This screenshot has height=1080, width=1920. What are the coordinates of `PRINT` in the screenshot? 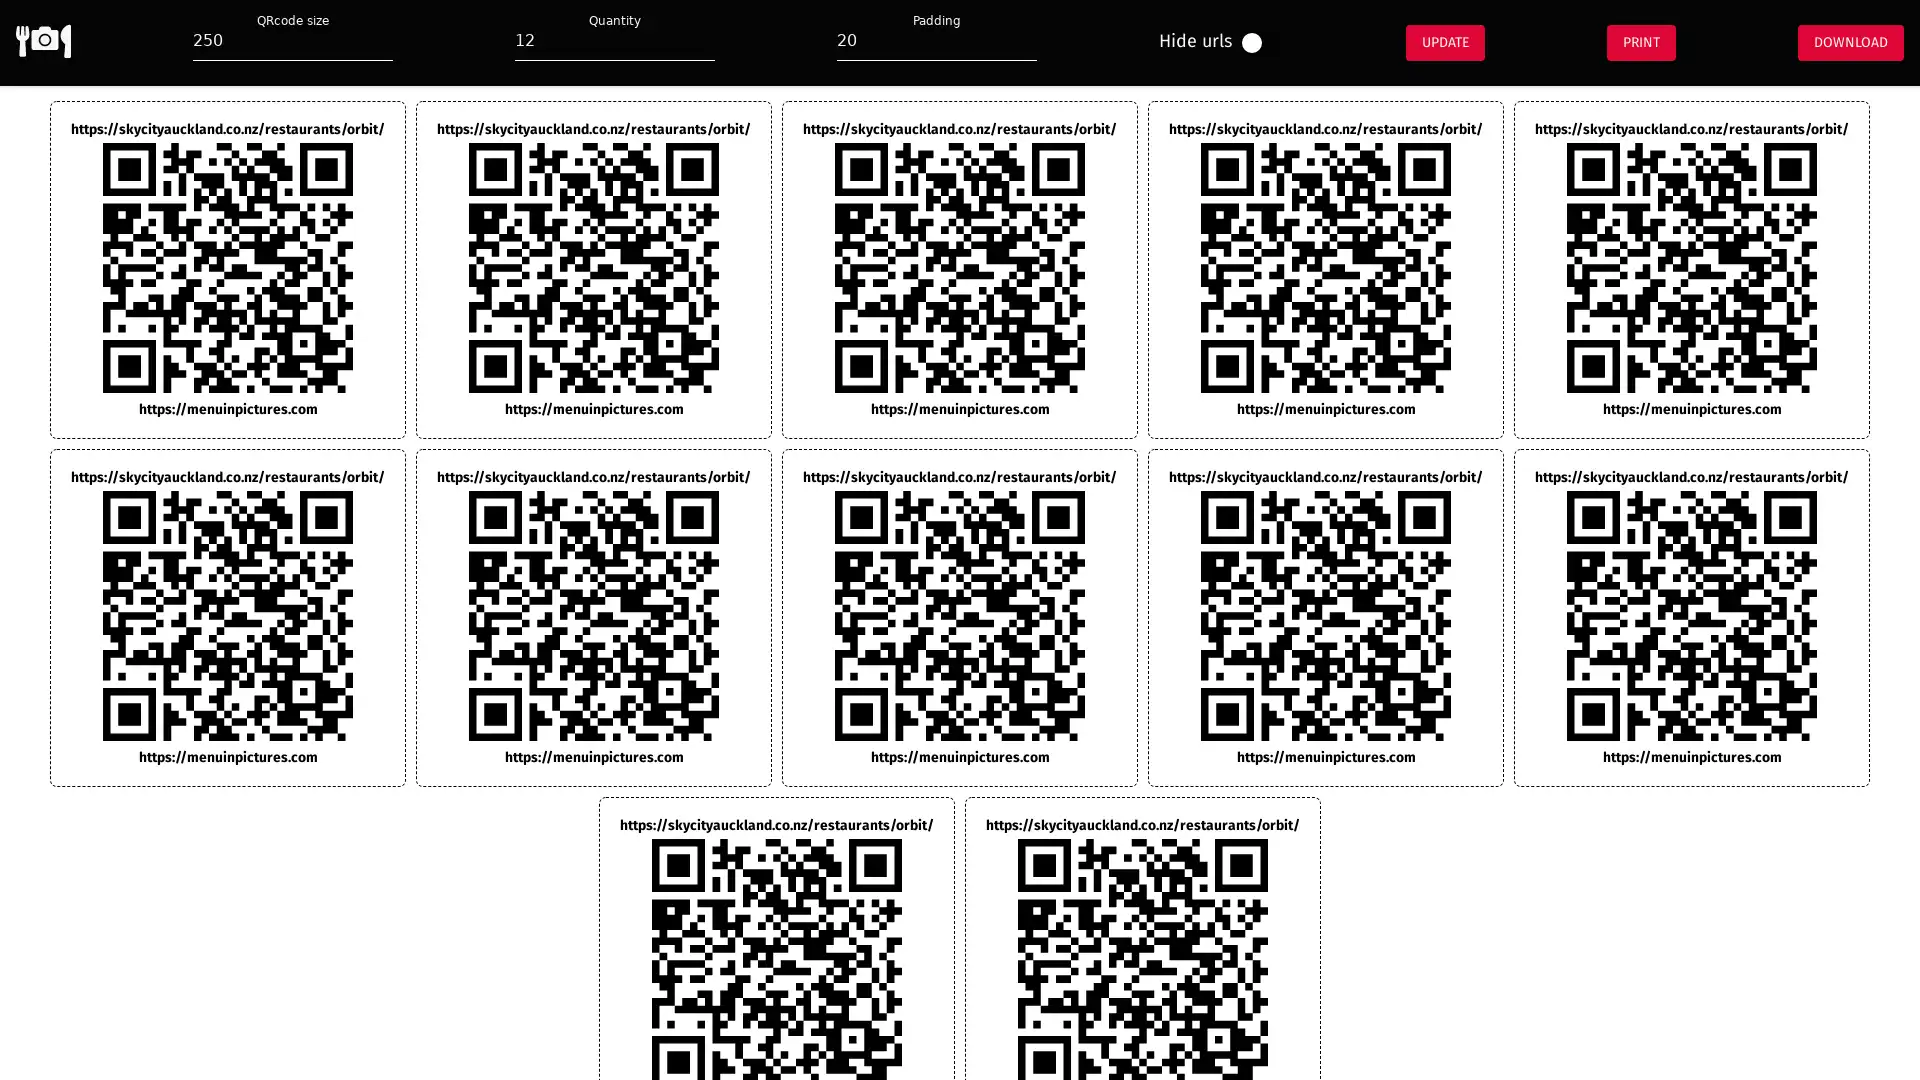 It's located at (1640, 42).